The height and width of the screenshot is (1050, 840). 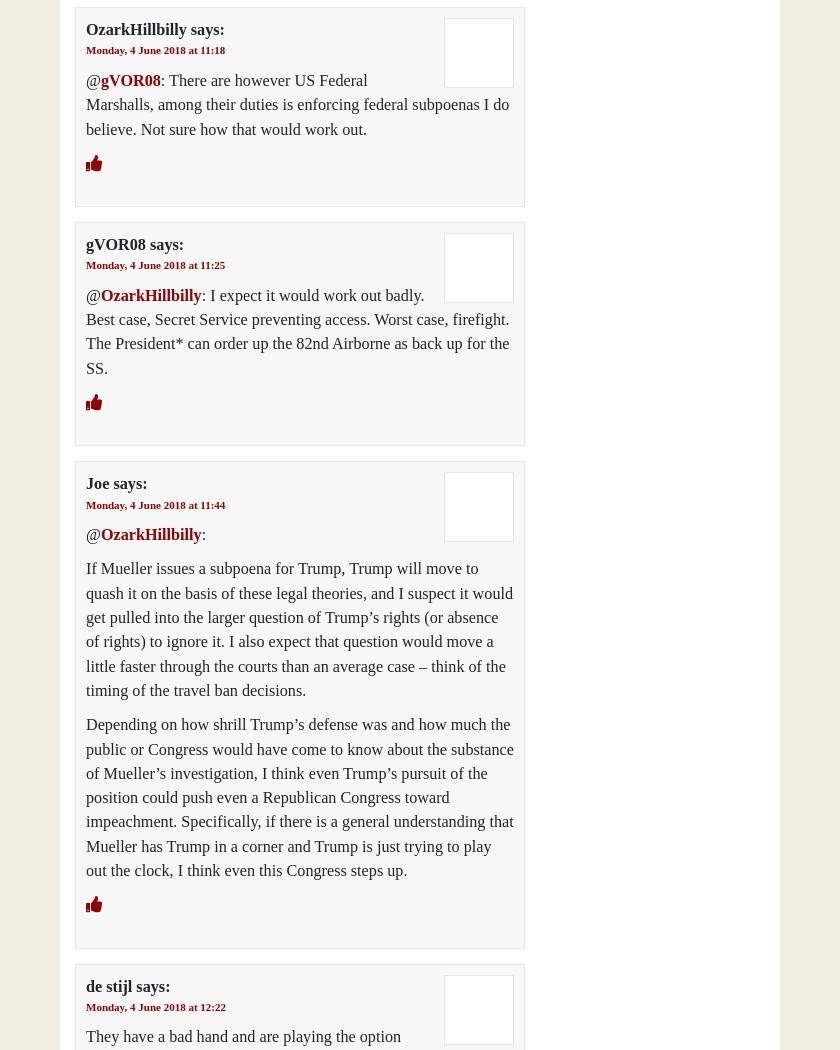 I want to click on 'de stijl', so click(x=109, y=985).